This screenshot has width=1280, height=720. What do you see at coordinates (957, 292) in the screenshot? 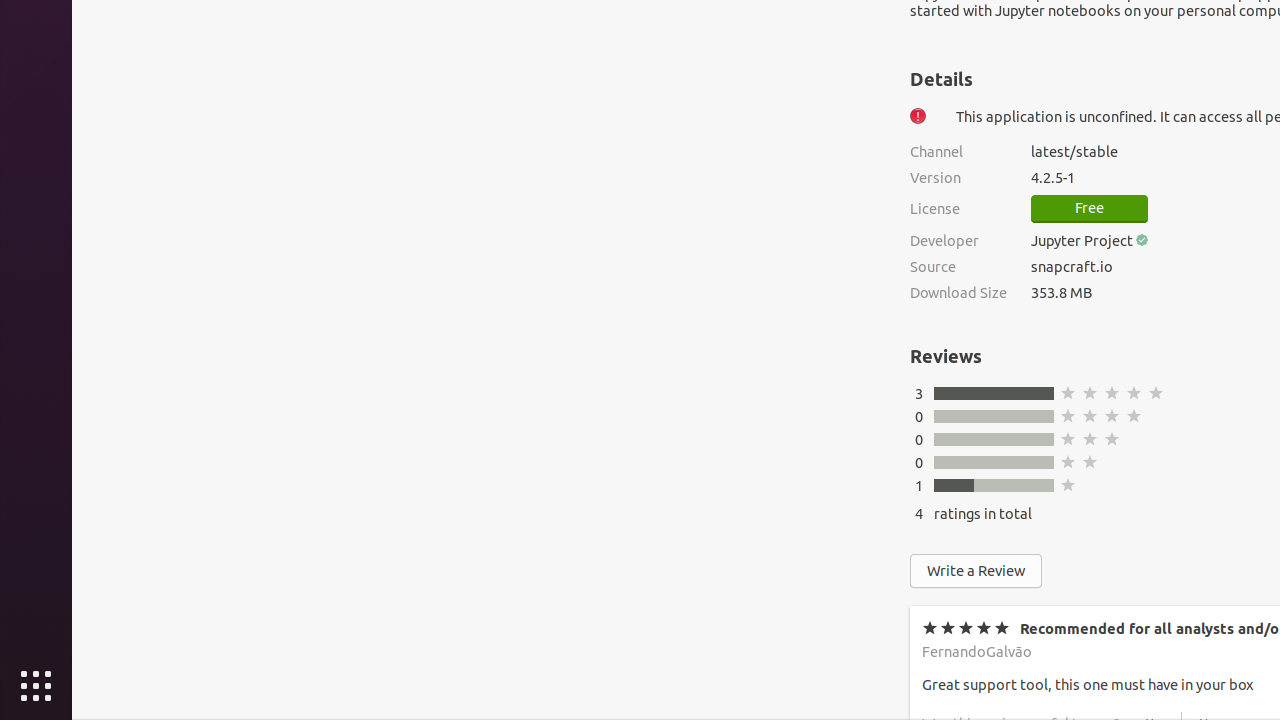
I see `'Download Size'` at bounding box center [957, 292].